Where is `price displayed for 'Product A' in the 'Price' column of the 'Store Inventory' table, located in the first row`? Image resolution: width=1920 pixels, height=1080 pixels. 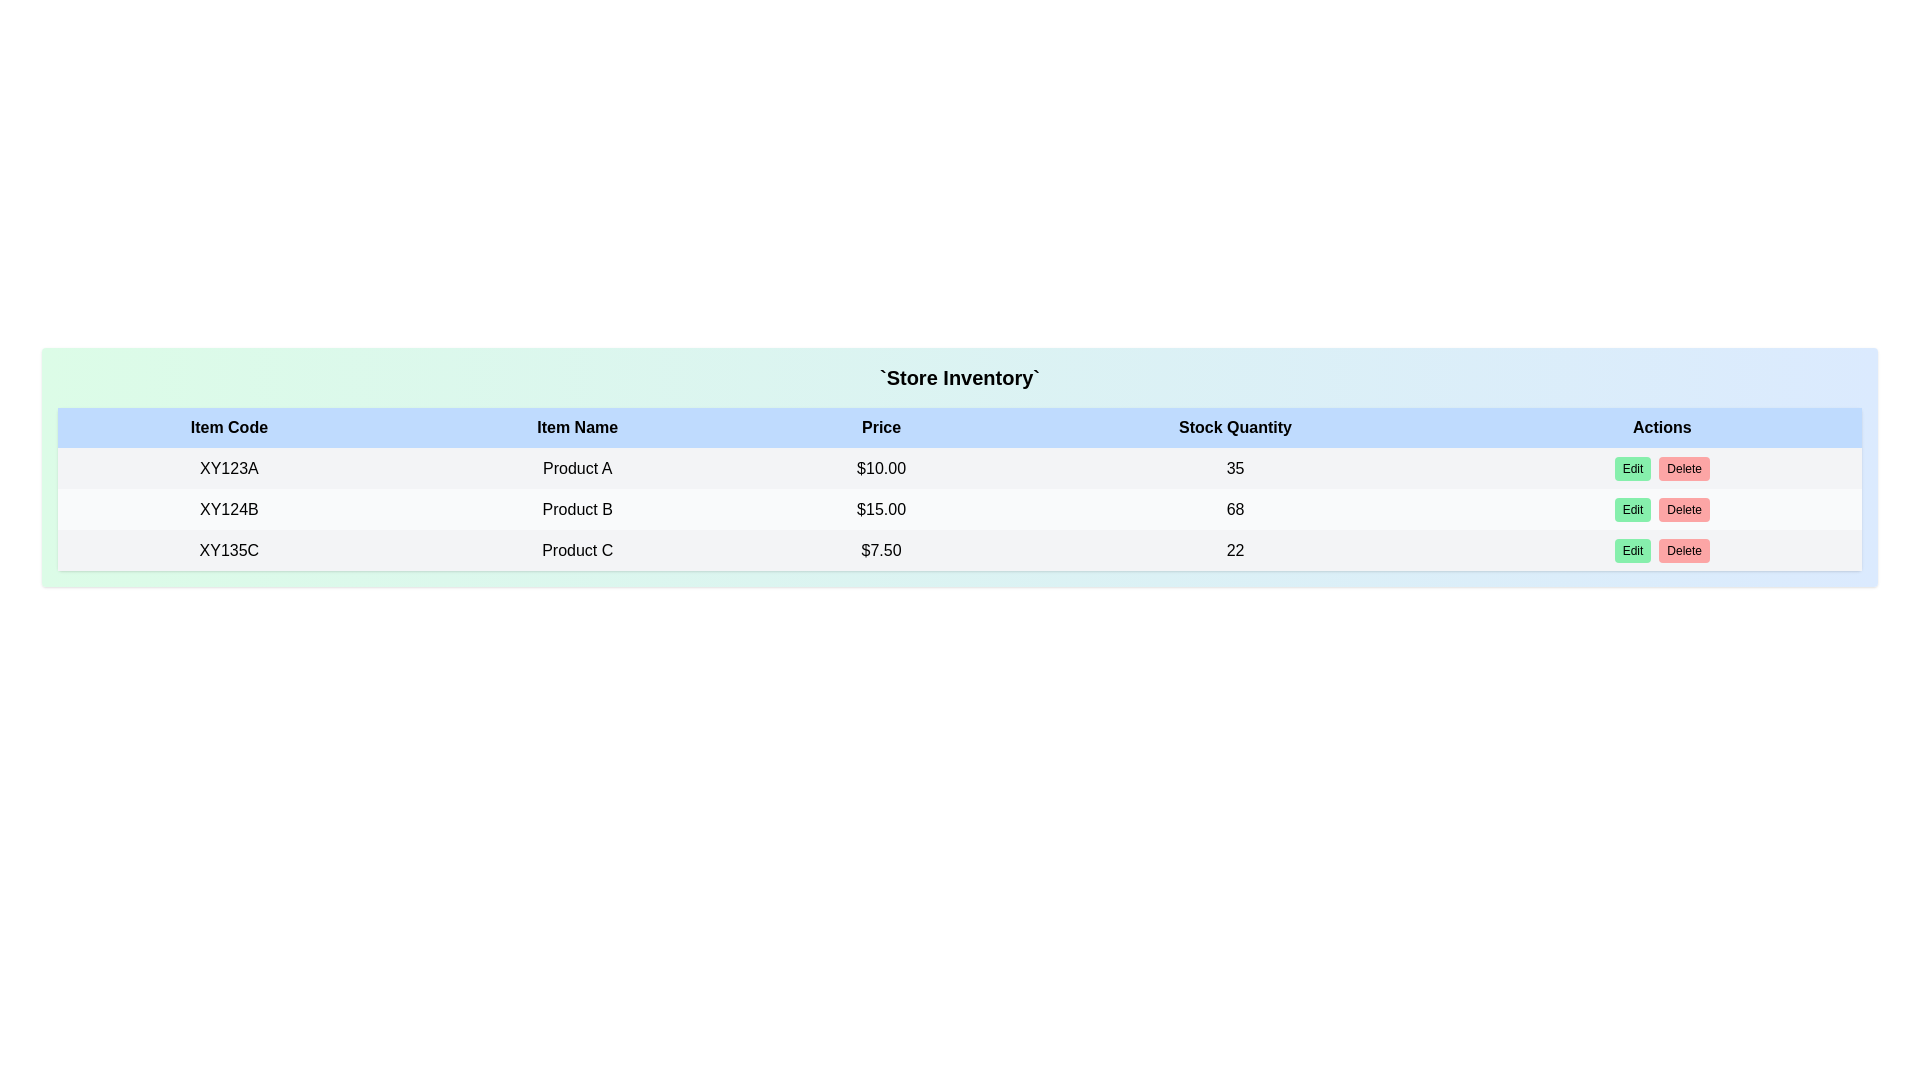 price displayed for 'Product A' in the 'Price' column of the 'Store Inventory' table, located in the first row is located at coordinates (880, 468).